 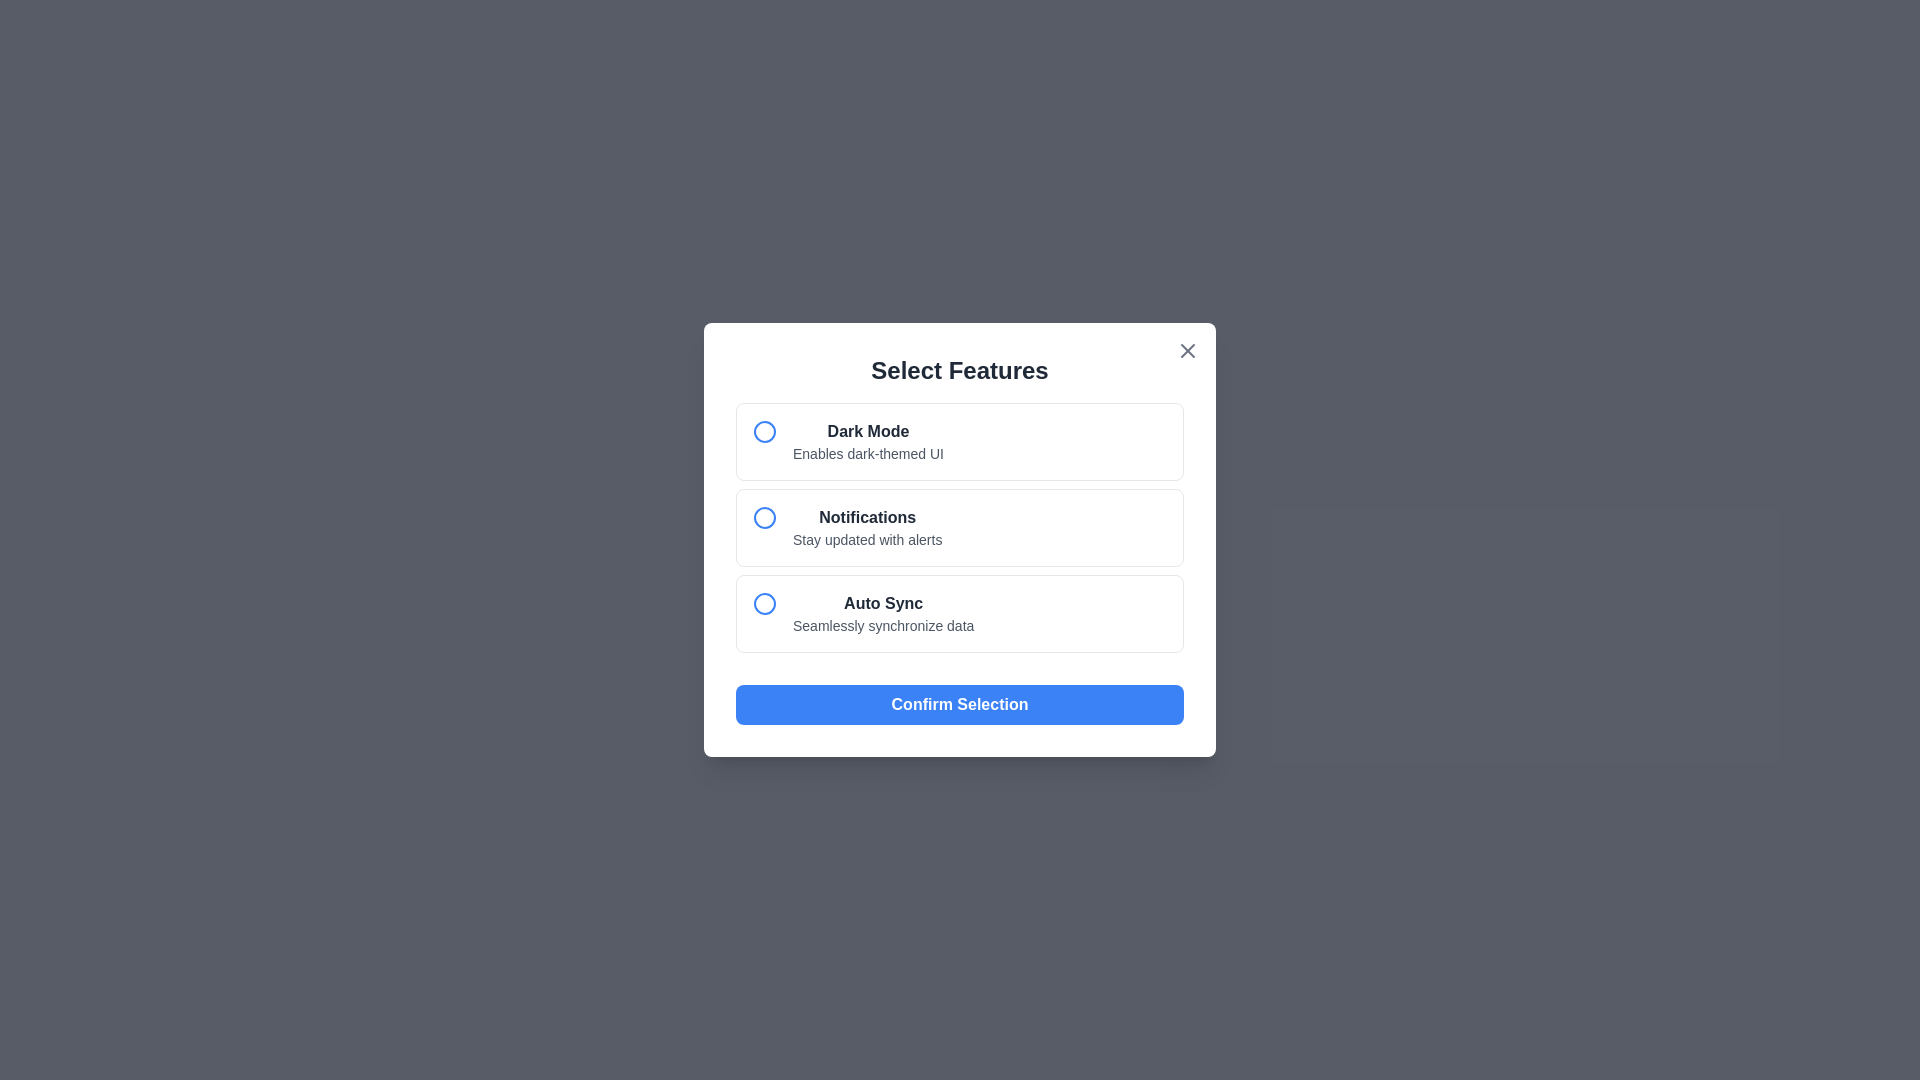 What do you see at coordinates (960, 704) in the screenshot?
I see `the 'Confirm Selection' button to confirm the selected features` at bounding box center [960, 704].